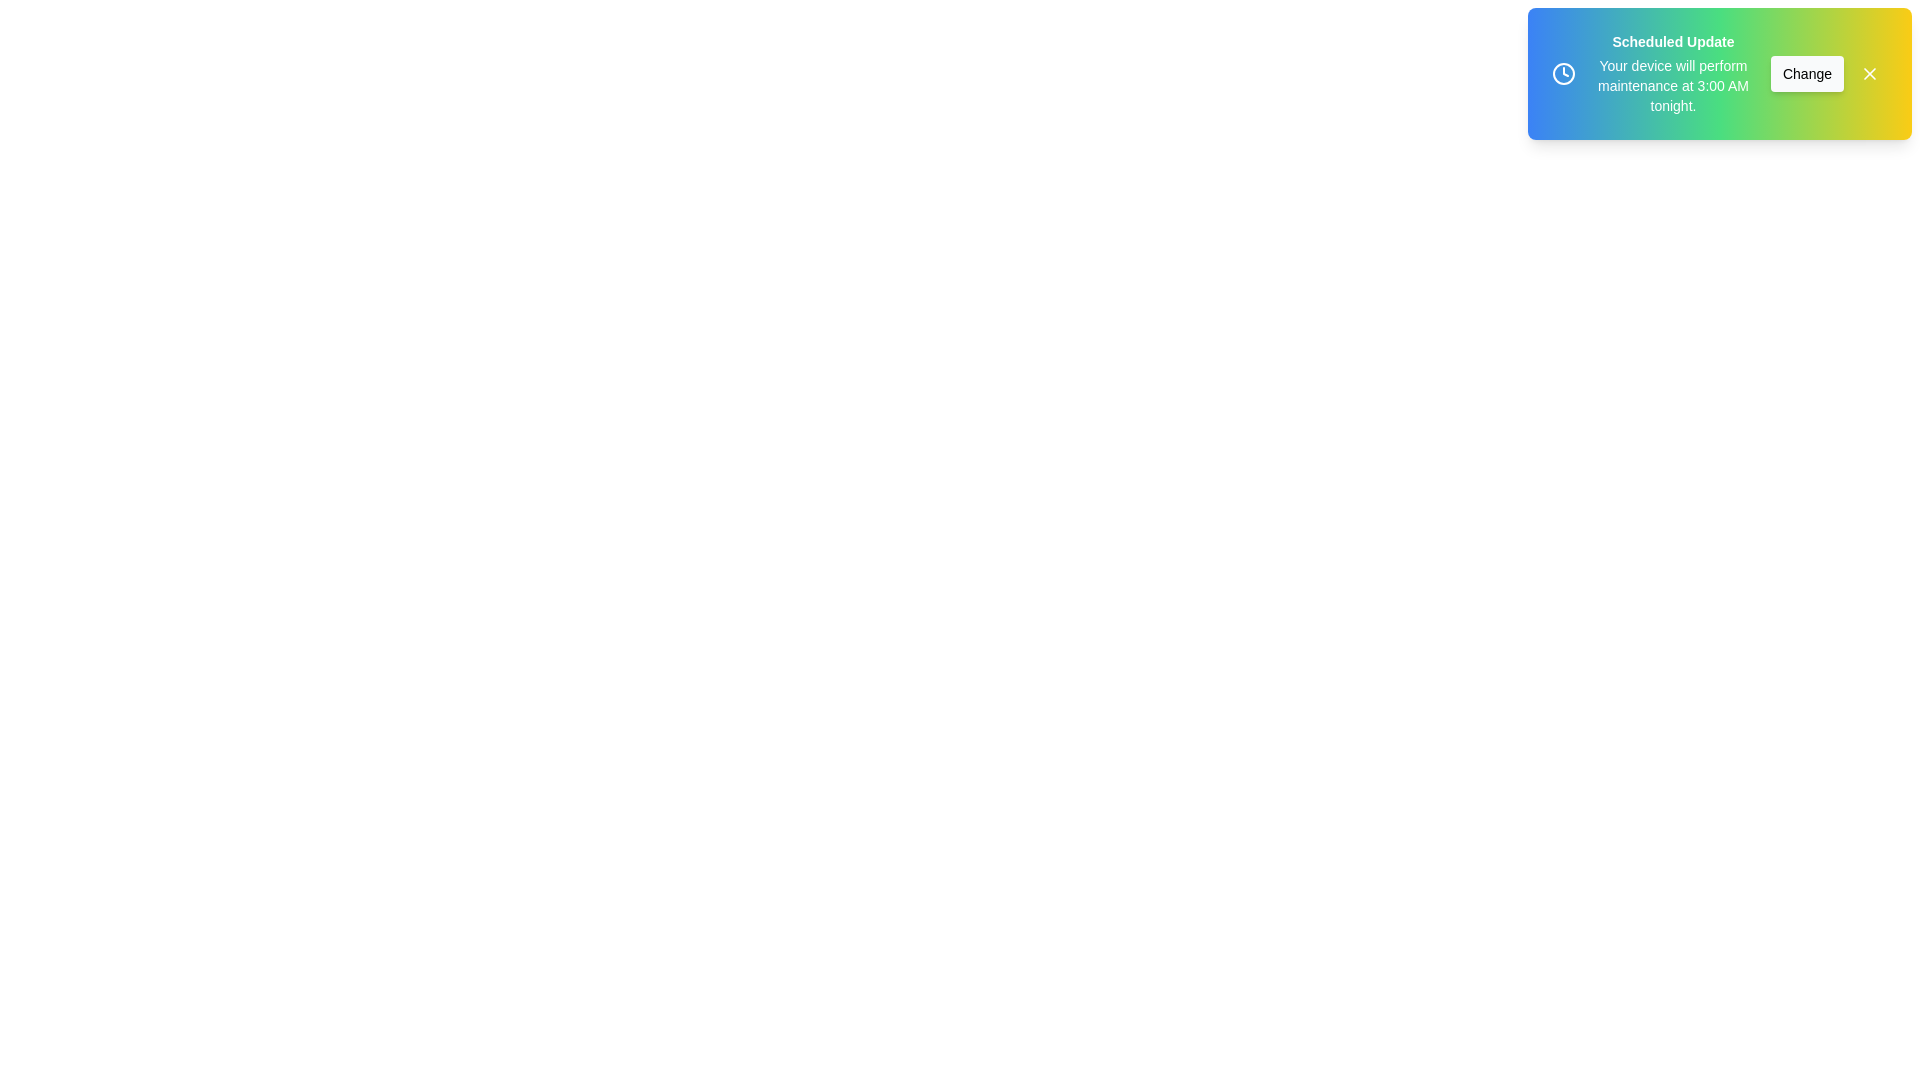  What do you see at coordinates (1806, 72) in the screenshot?
I see `the 'Change' button to trigger the settings action` at bounding box center [1806, 72].